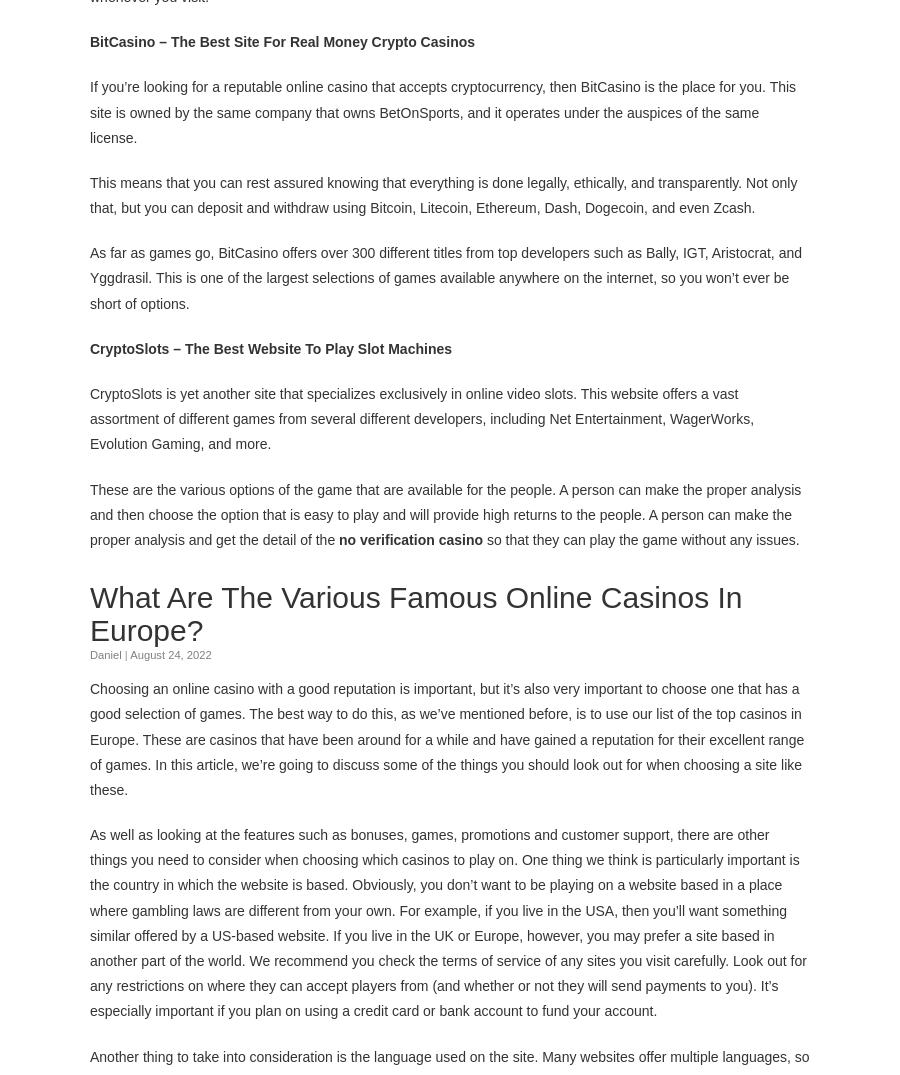 The height and width of the screenshot is (1075, 900). Describe the element at coordinates (89, 737) in the screenshot. I see `'Choosing an online casino with a good reputation is important, but it’s also very important to choose one that has a good selection of games. The best way to do this, as we’ve mentioned before, is to use our list of the top casinos in Europe. These are casinos that have been around for a while and have gained a reputation for their excellent range of games. In this article, we’re going to discuss some of the things you should look out for when choosing a site like these.'` at that location.